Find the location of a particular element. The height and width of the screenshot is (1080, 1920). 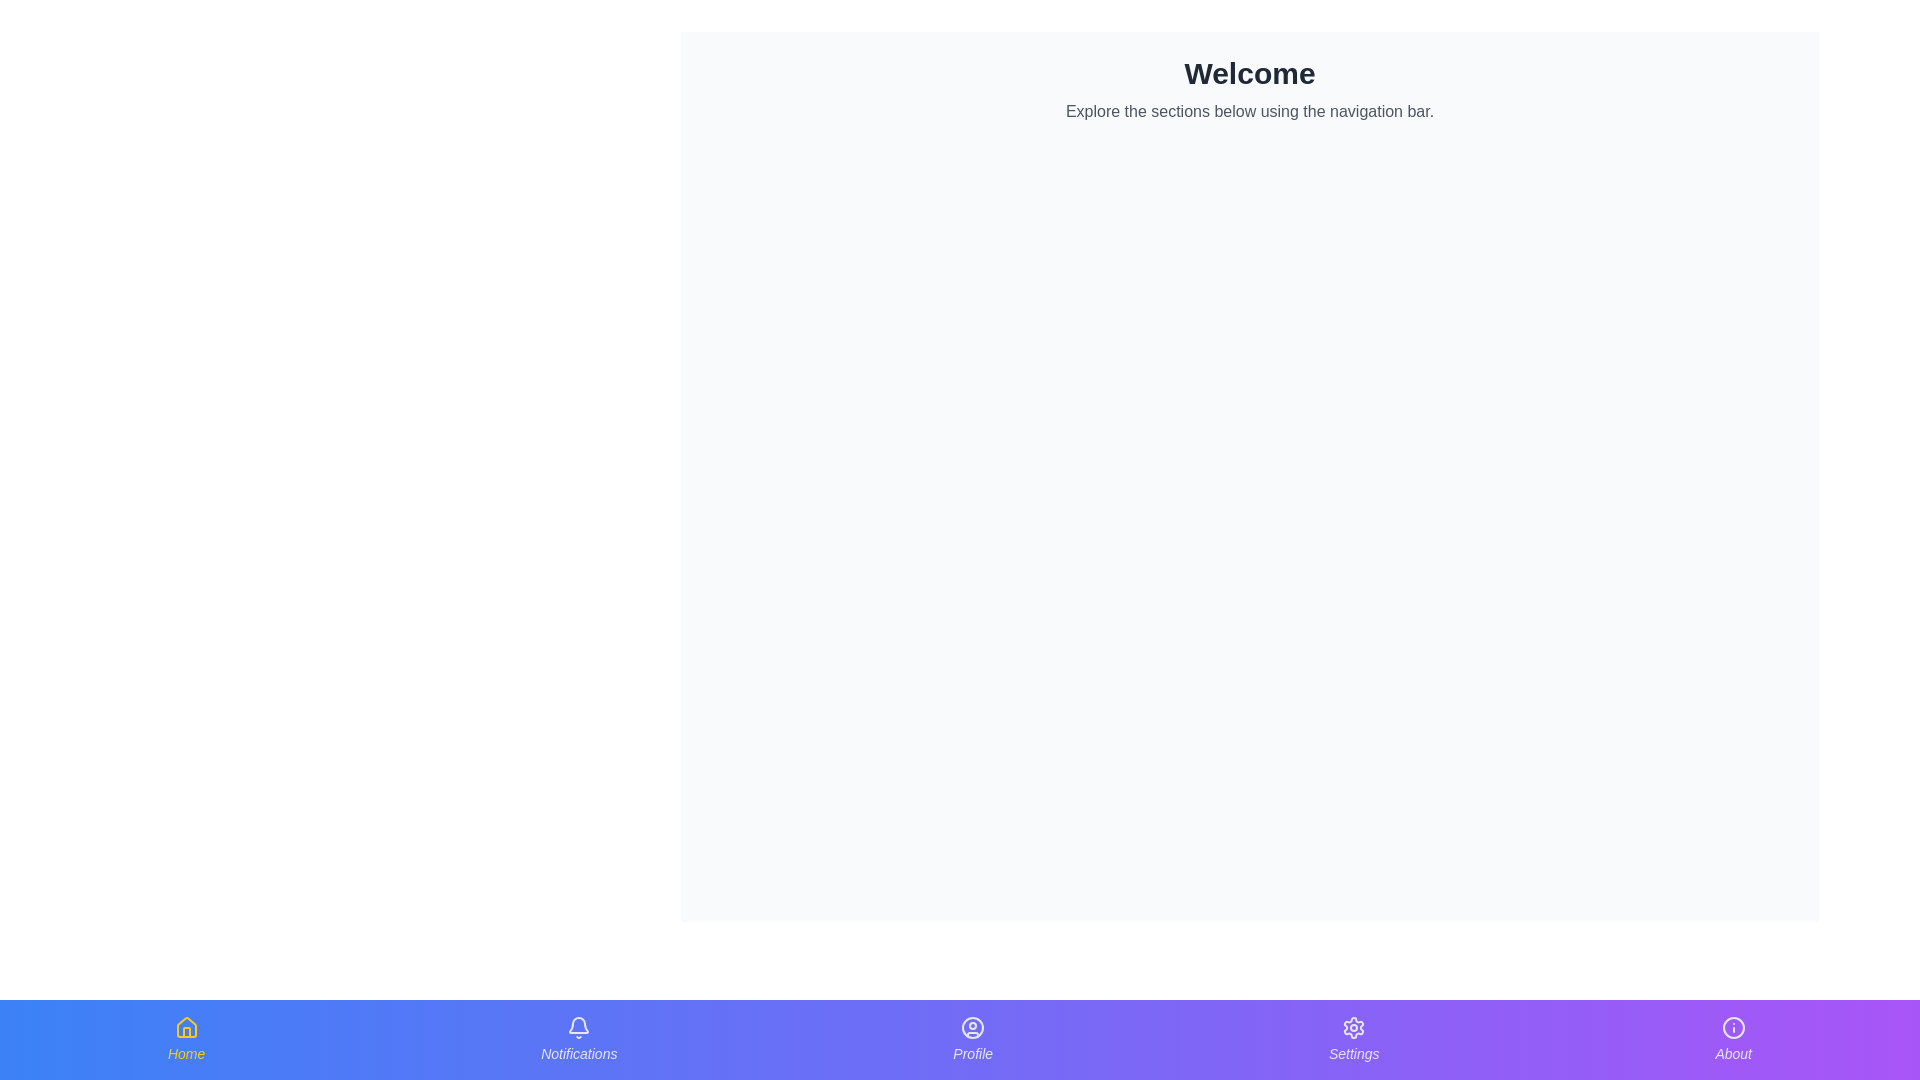

the 'Profile' icon in the bottom navigation bar is located at coordinates (973, 1028).